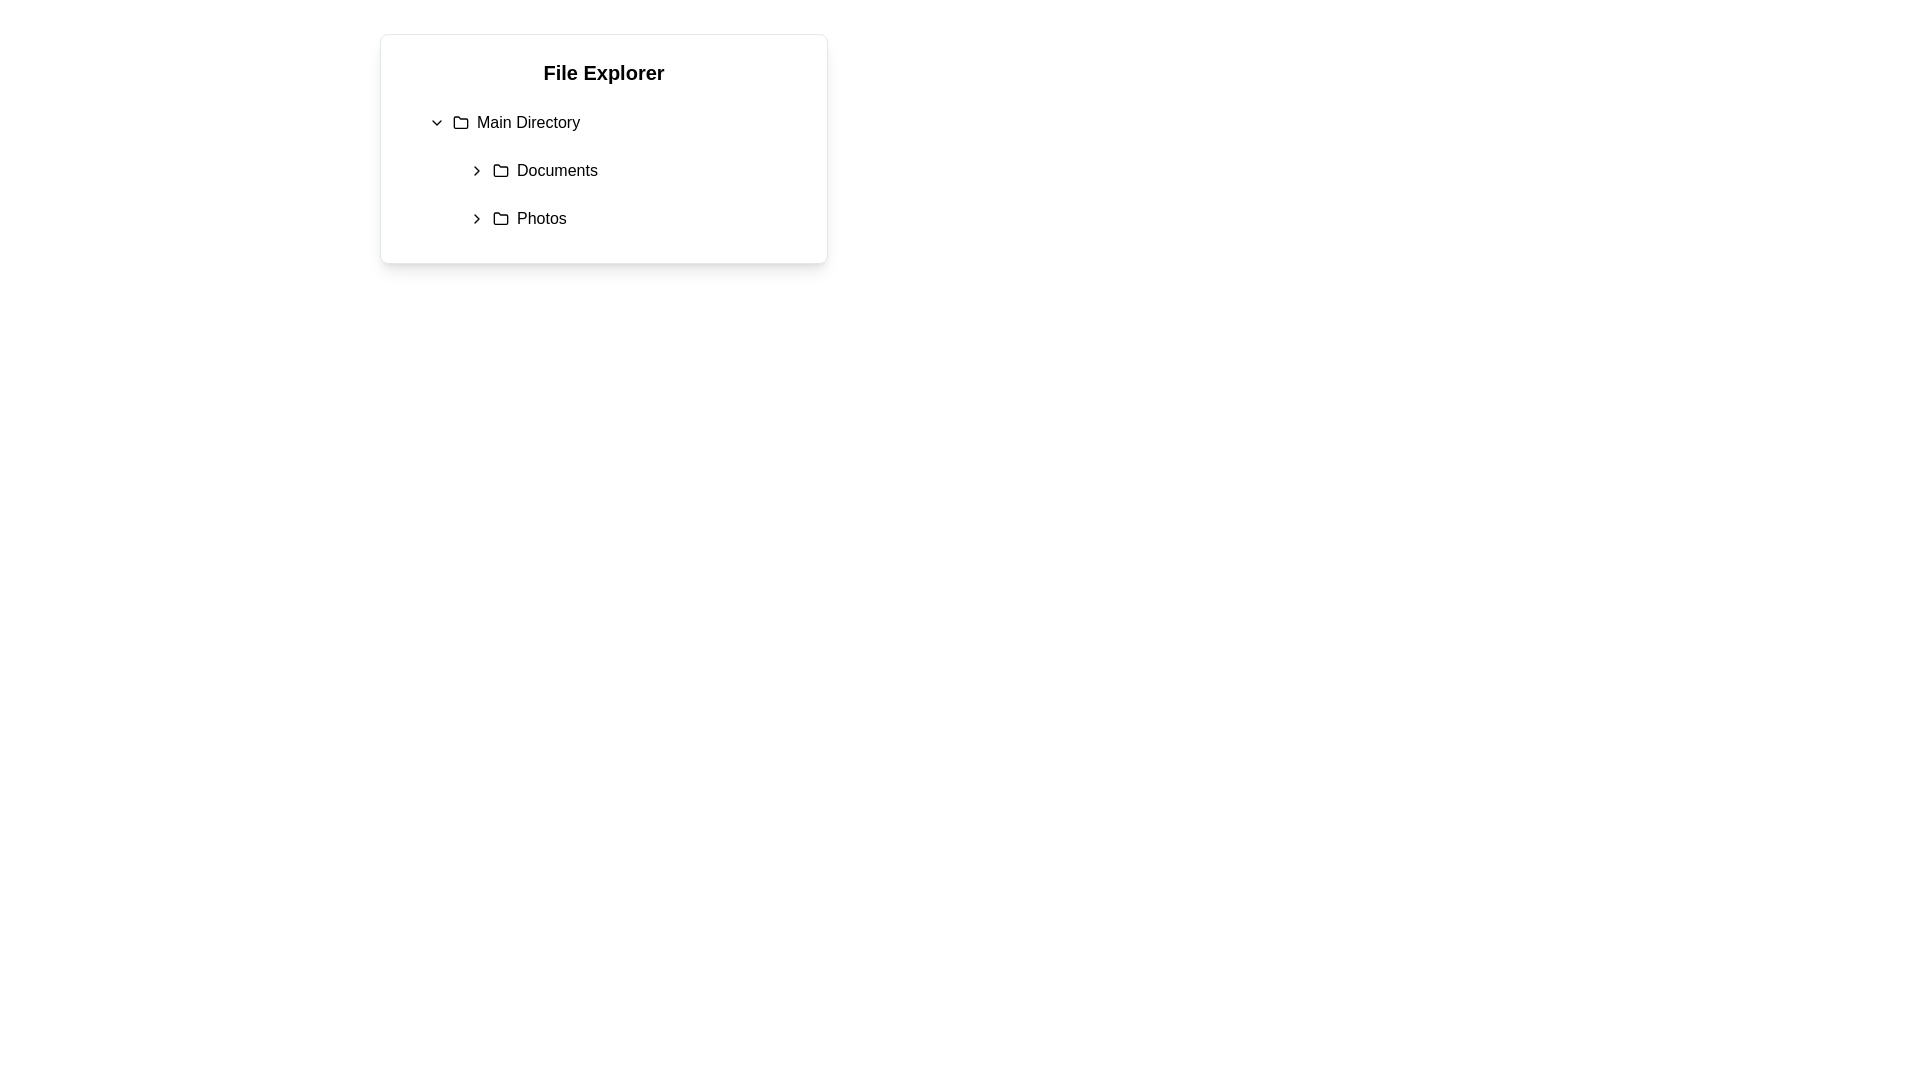 This screenshot has height=1080, width=1920. Describe the element at coordinates (528, 123) in the screenshot. I see `the 'Main Directory' text label in the File Explorer interface` at that location.